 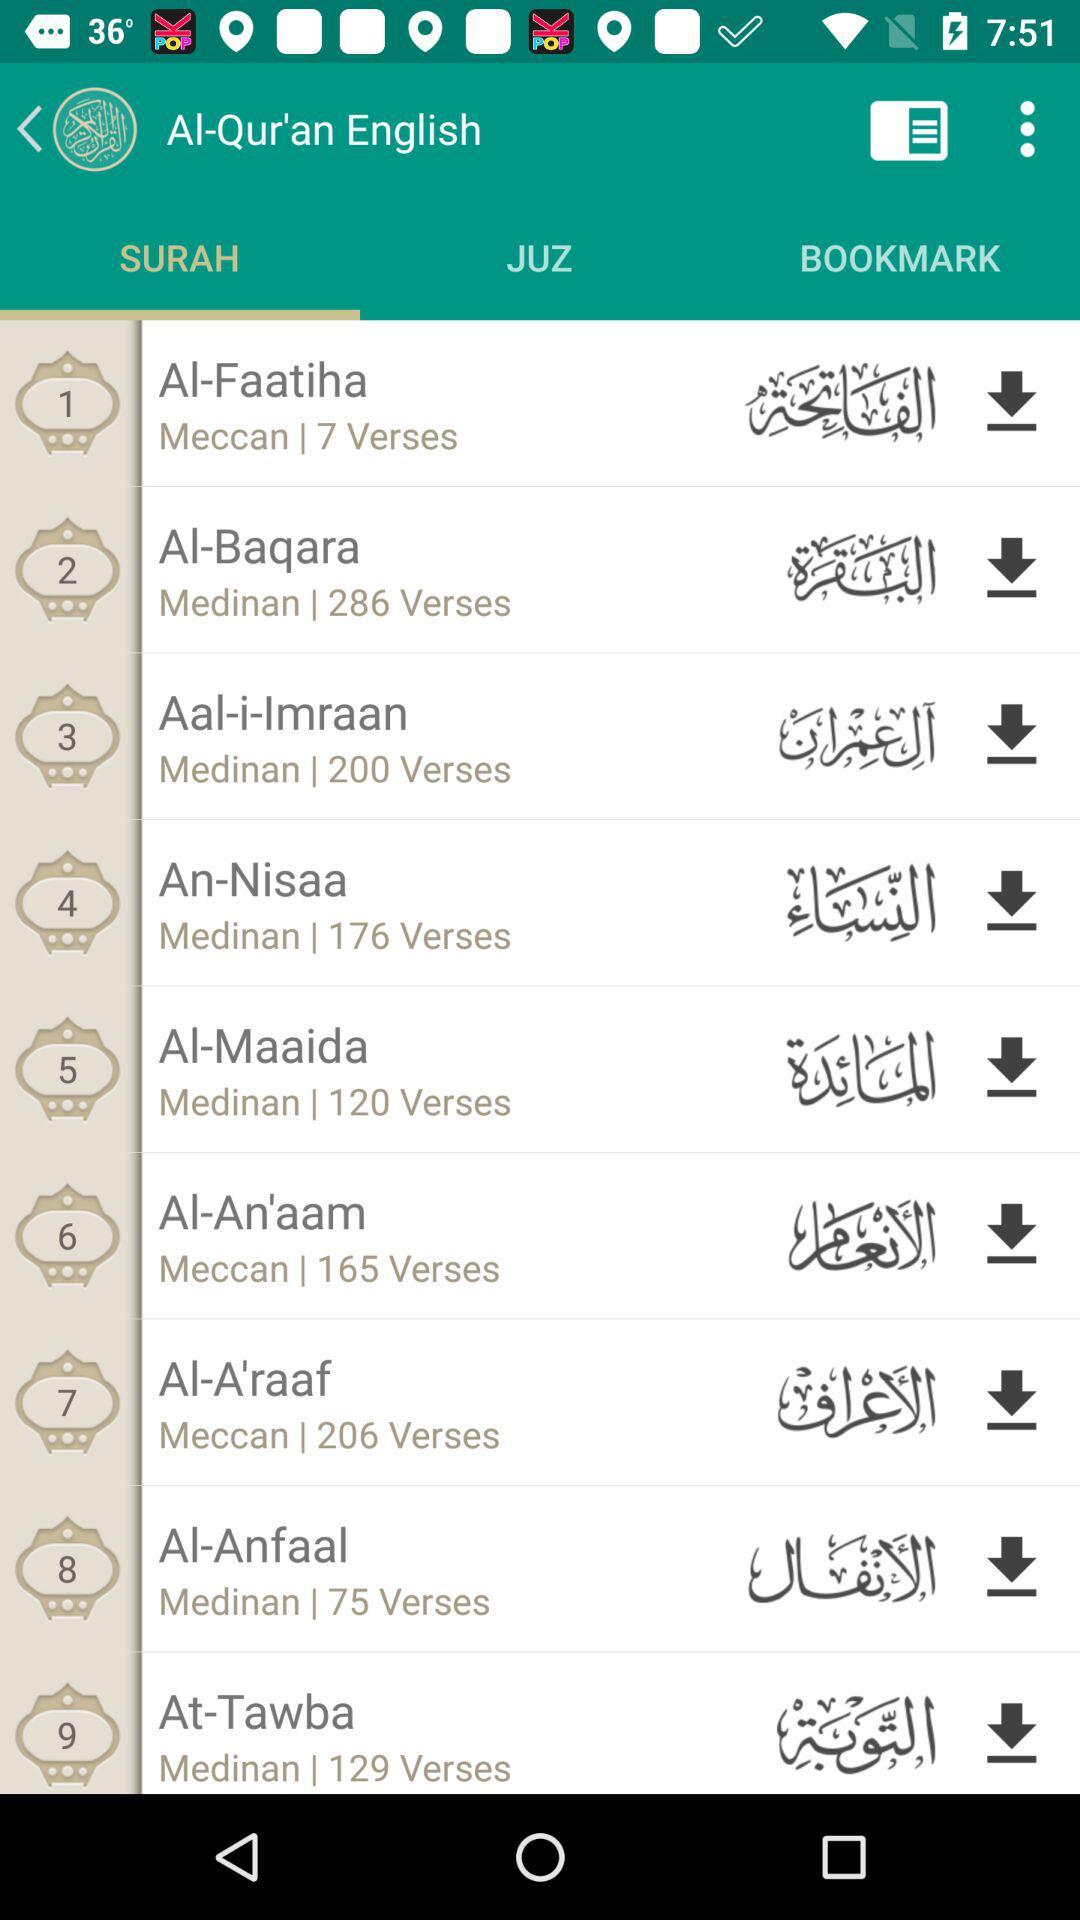 I want to click on the description icon, so click(x=909, y=127).